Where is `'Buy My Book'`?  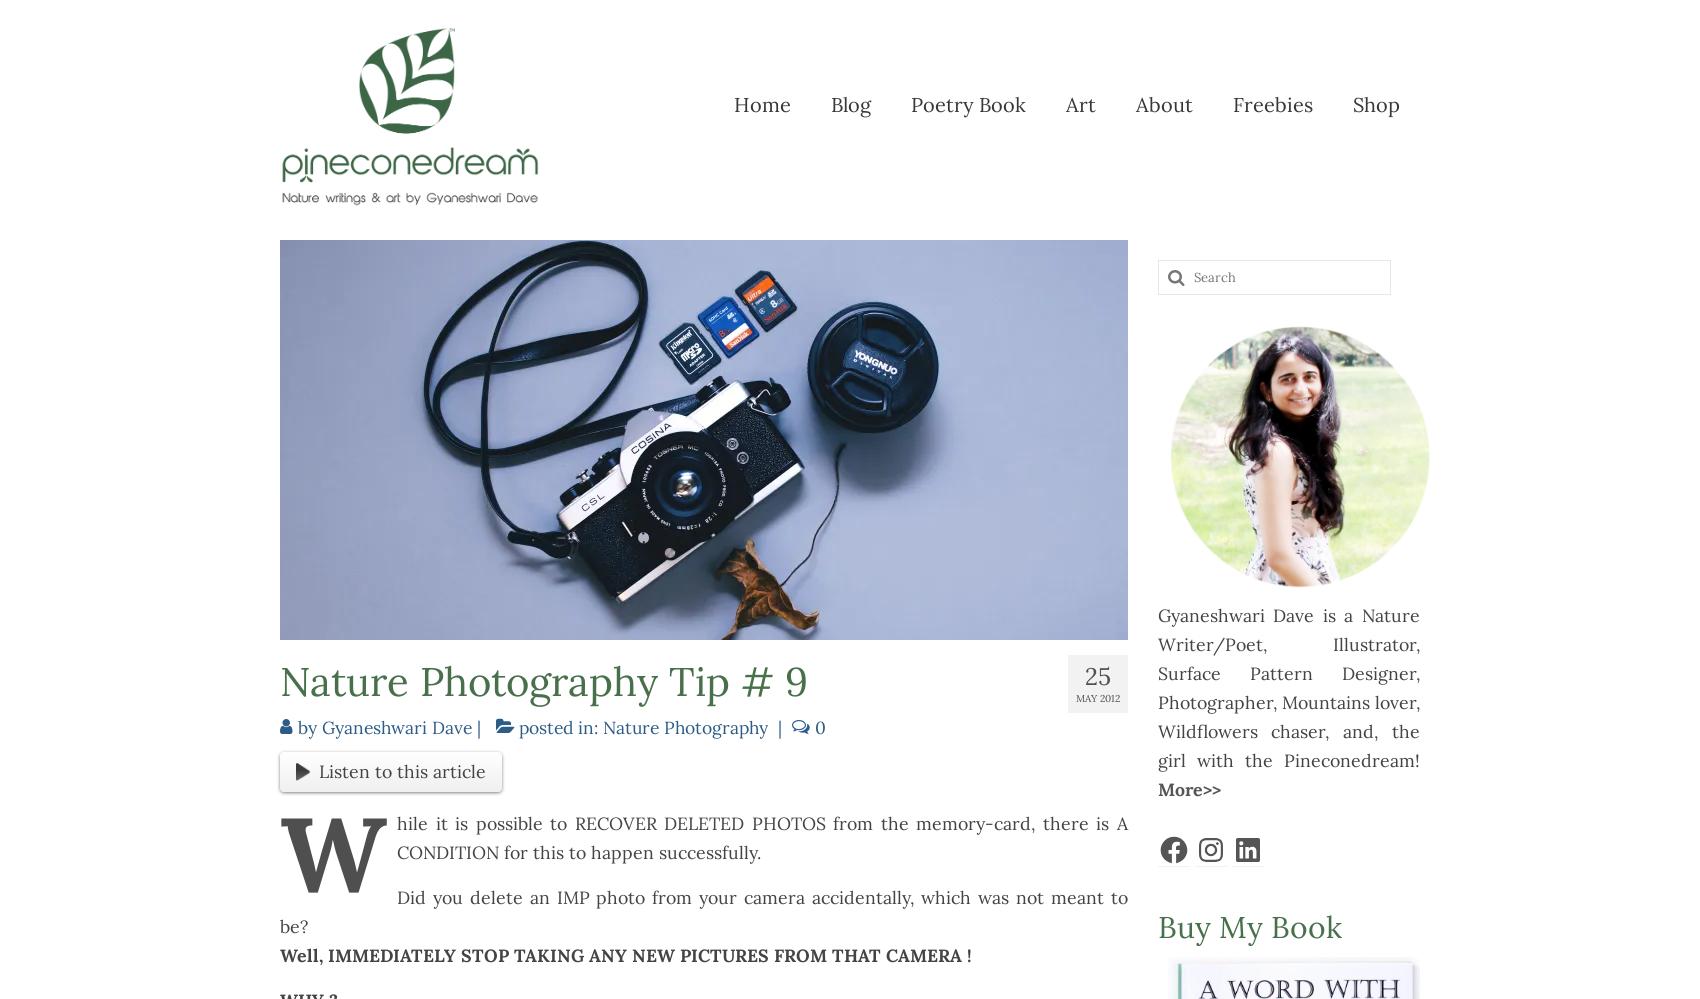
'Buy My Book' is located at coordinates (1247, 925).